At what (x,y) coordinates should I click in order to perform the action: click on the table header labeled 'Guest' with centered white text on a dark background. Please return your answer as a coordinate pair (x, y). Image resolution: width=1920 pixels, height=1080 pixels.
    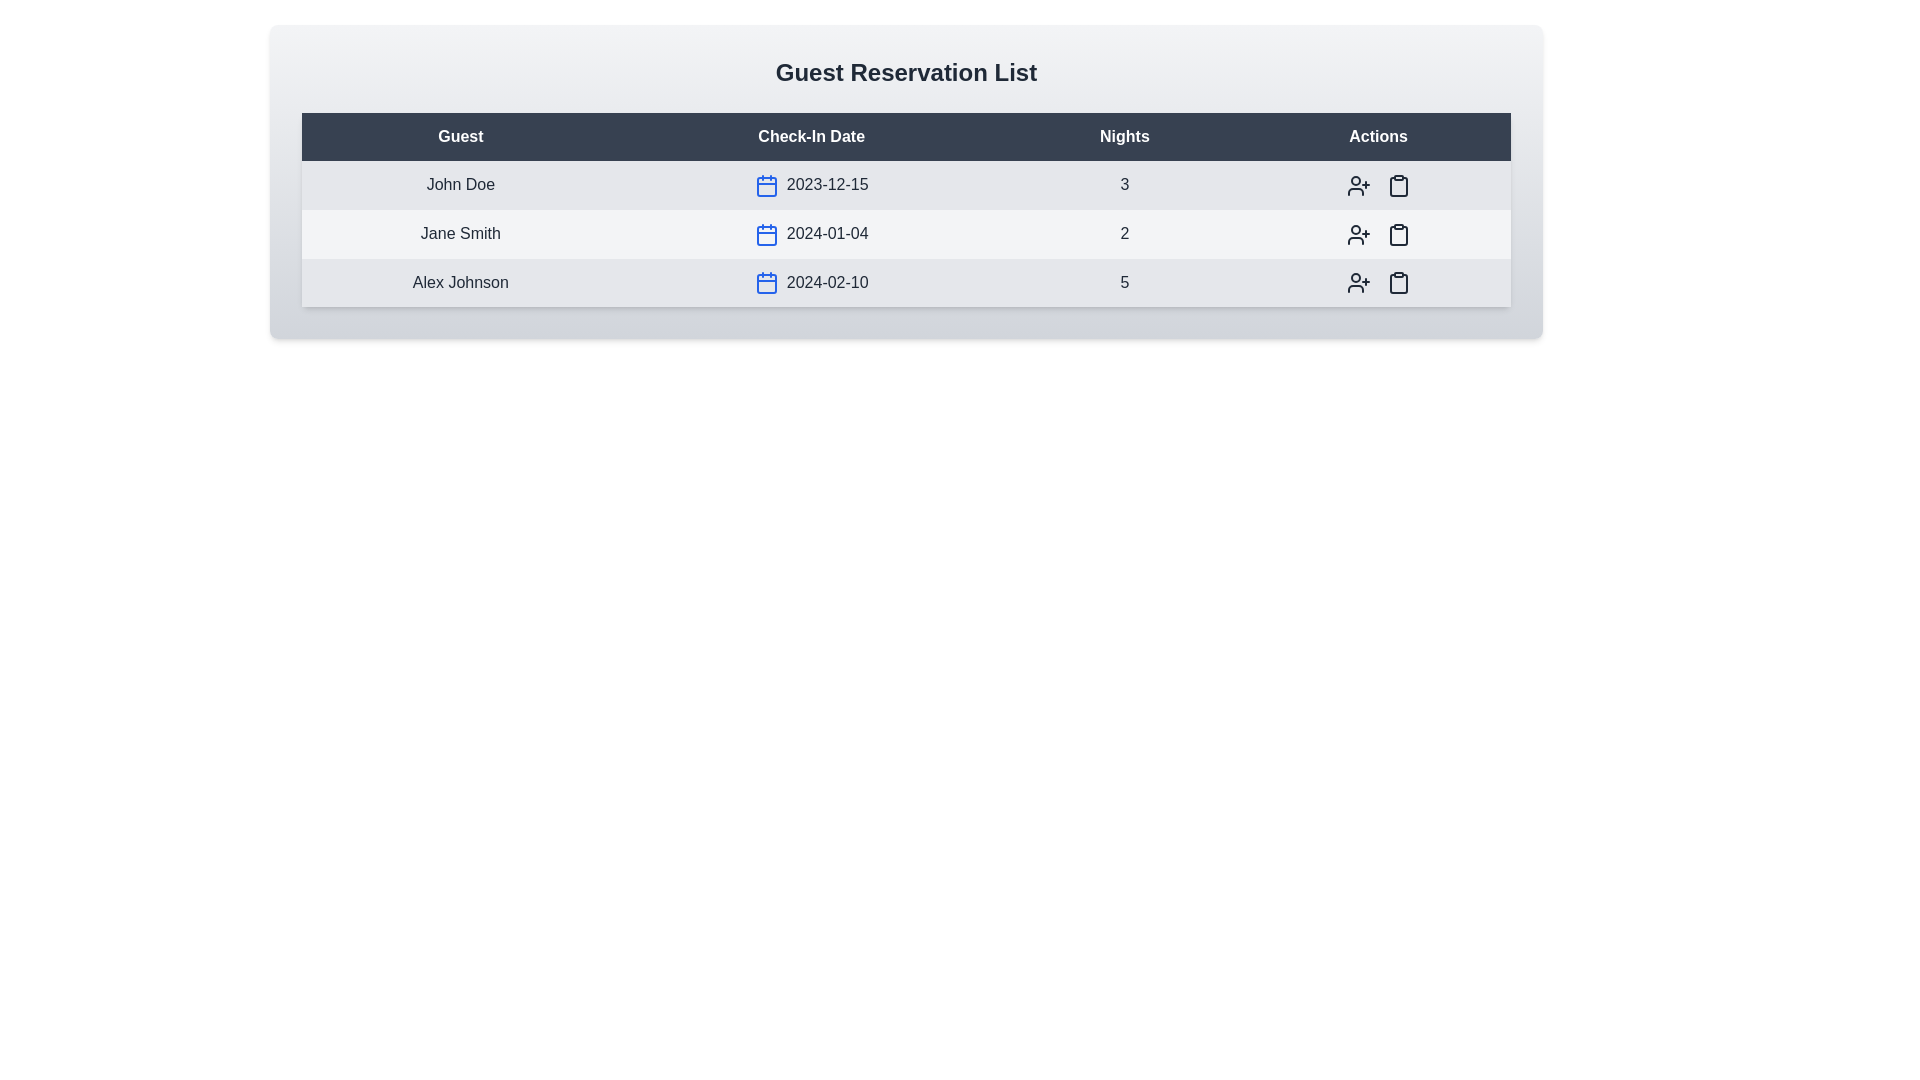
    Looking at the image, I should click on (459, 136).